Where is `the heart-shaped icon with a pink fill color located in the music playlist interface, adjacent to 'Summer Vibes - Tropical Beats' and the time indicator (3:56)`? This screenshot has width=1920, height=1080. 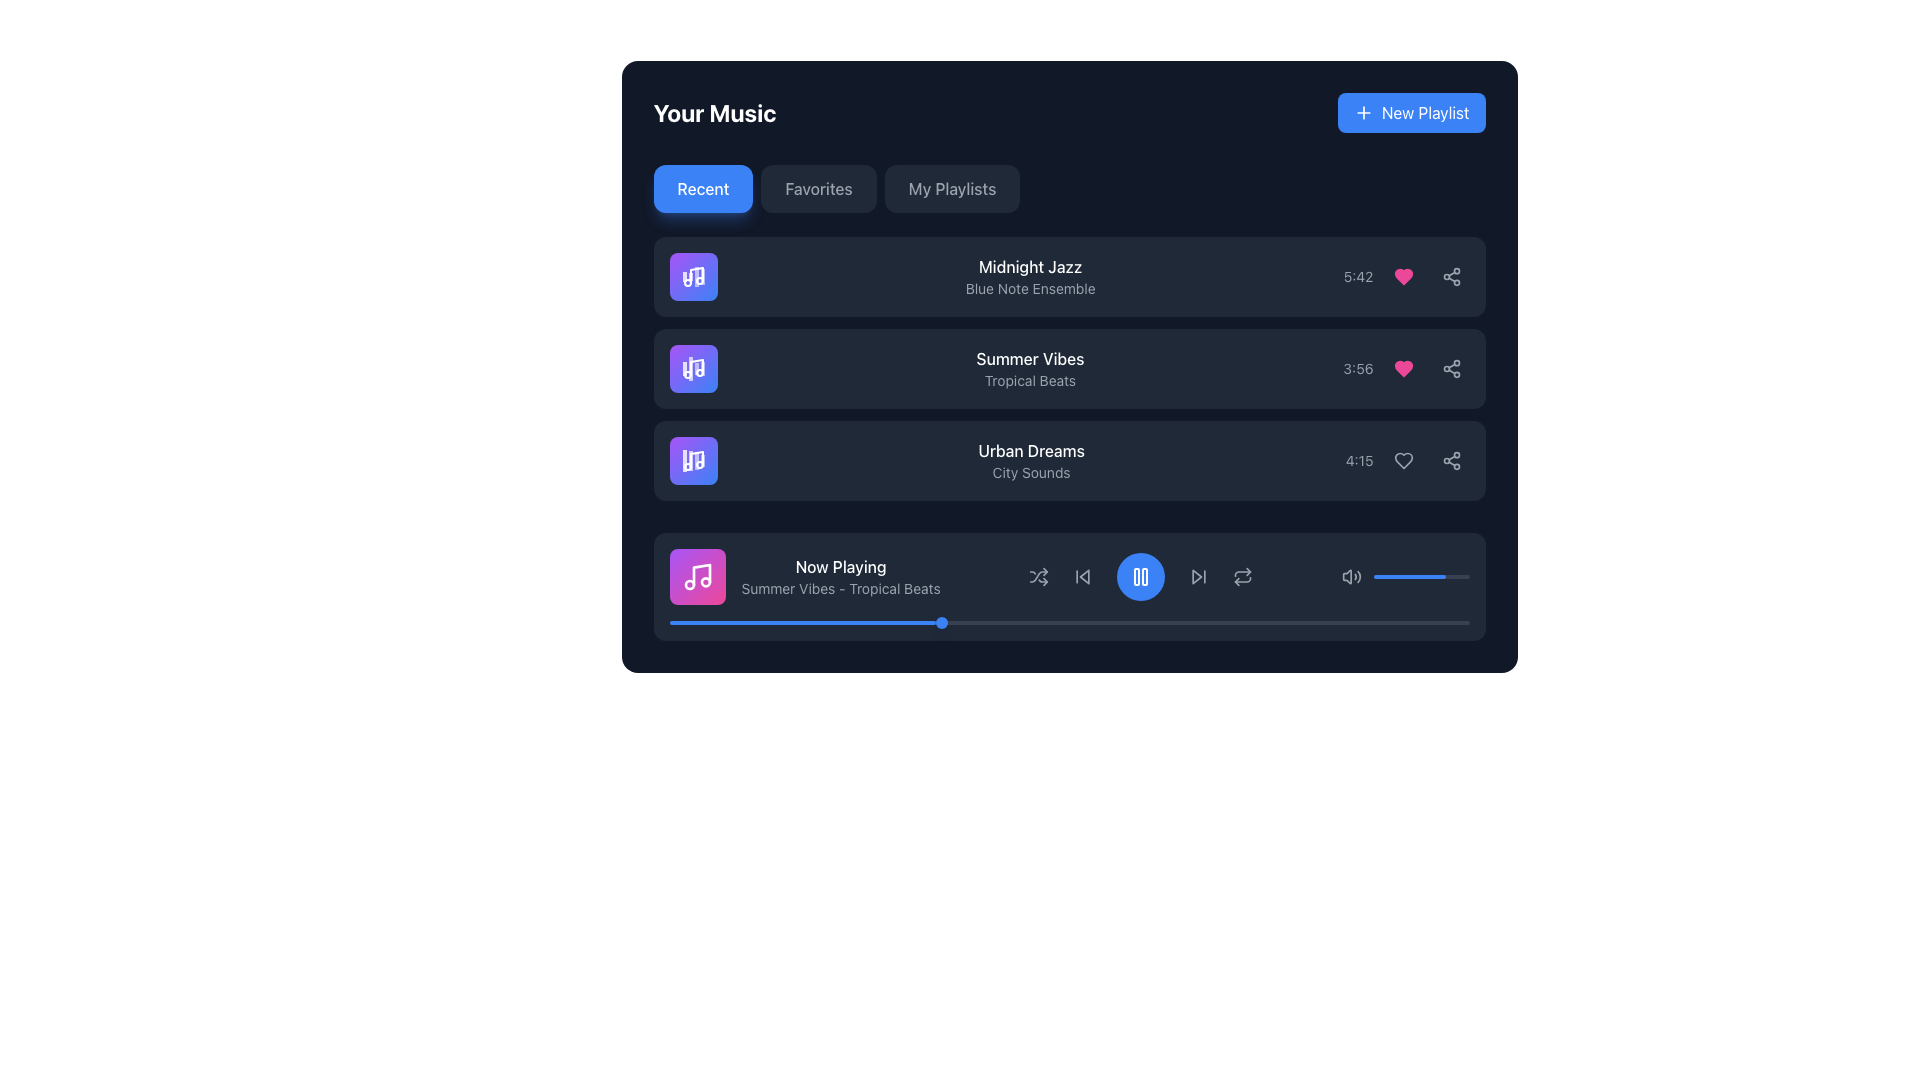
the heart-shaped icon with a pink fill color located in the music playlist interface, adjacent to 'Summer Vibes - Tropical Beats' and the time indicator (3:56) is located at coordinates (1402, 369).